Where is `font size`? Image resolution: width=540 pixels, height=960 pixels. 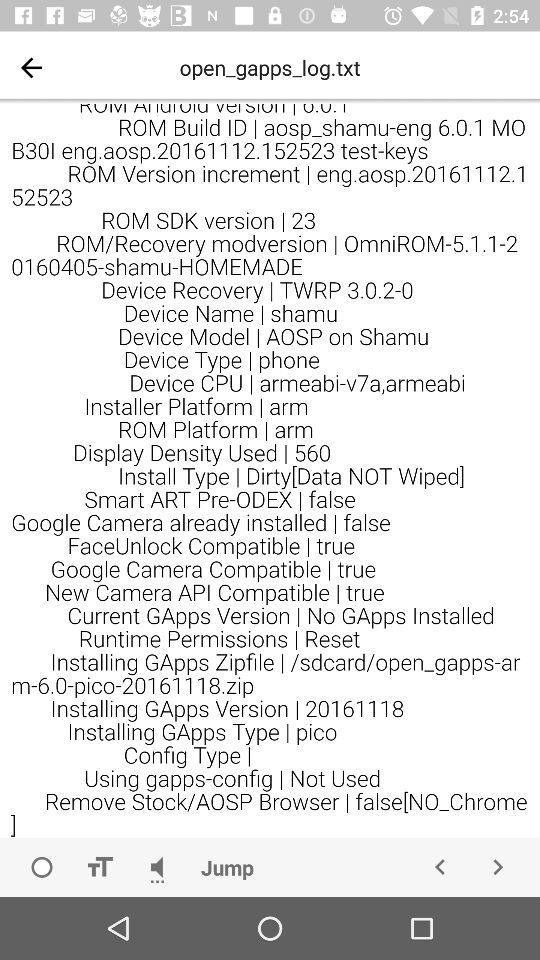 font size is located at coordinates (98, 866).